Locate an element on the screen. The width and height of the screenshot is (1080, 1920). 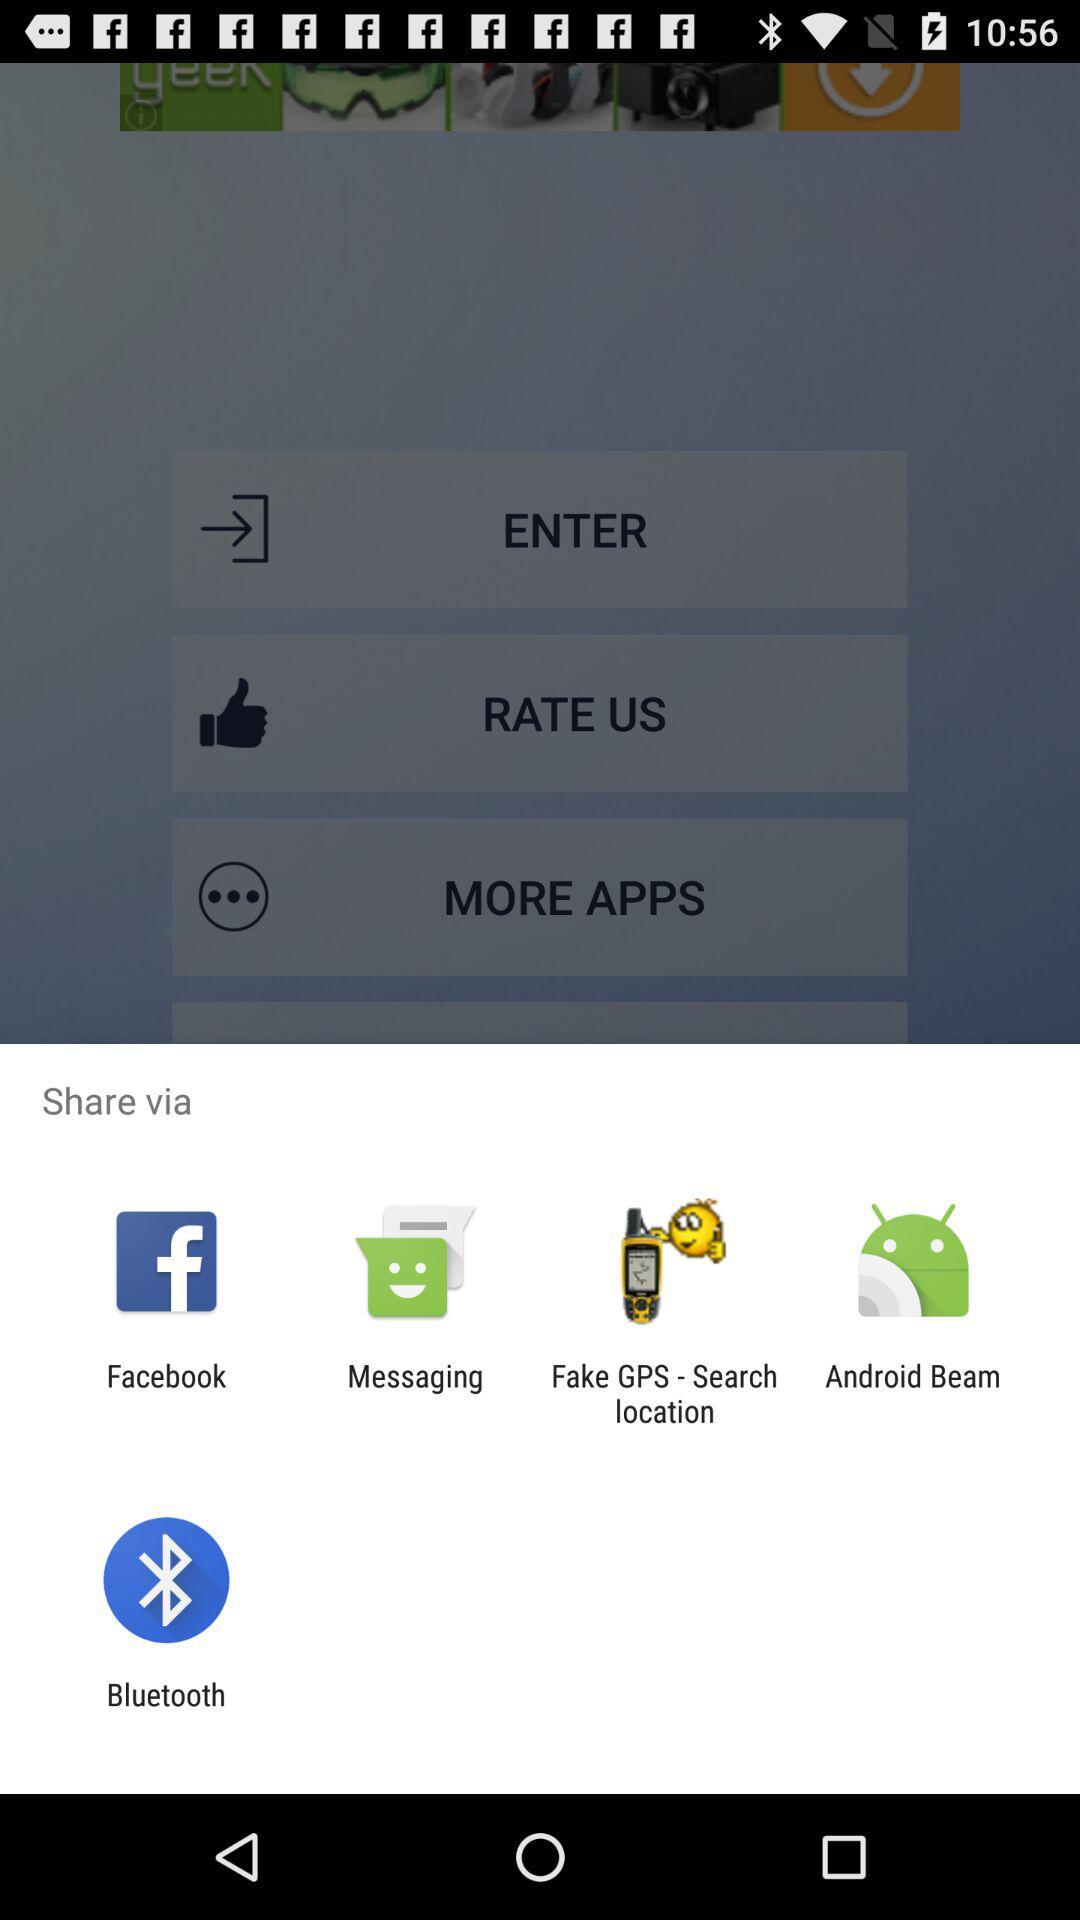
the messaging is located at coordinates (414, 1392).